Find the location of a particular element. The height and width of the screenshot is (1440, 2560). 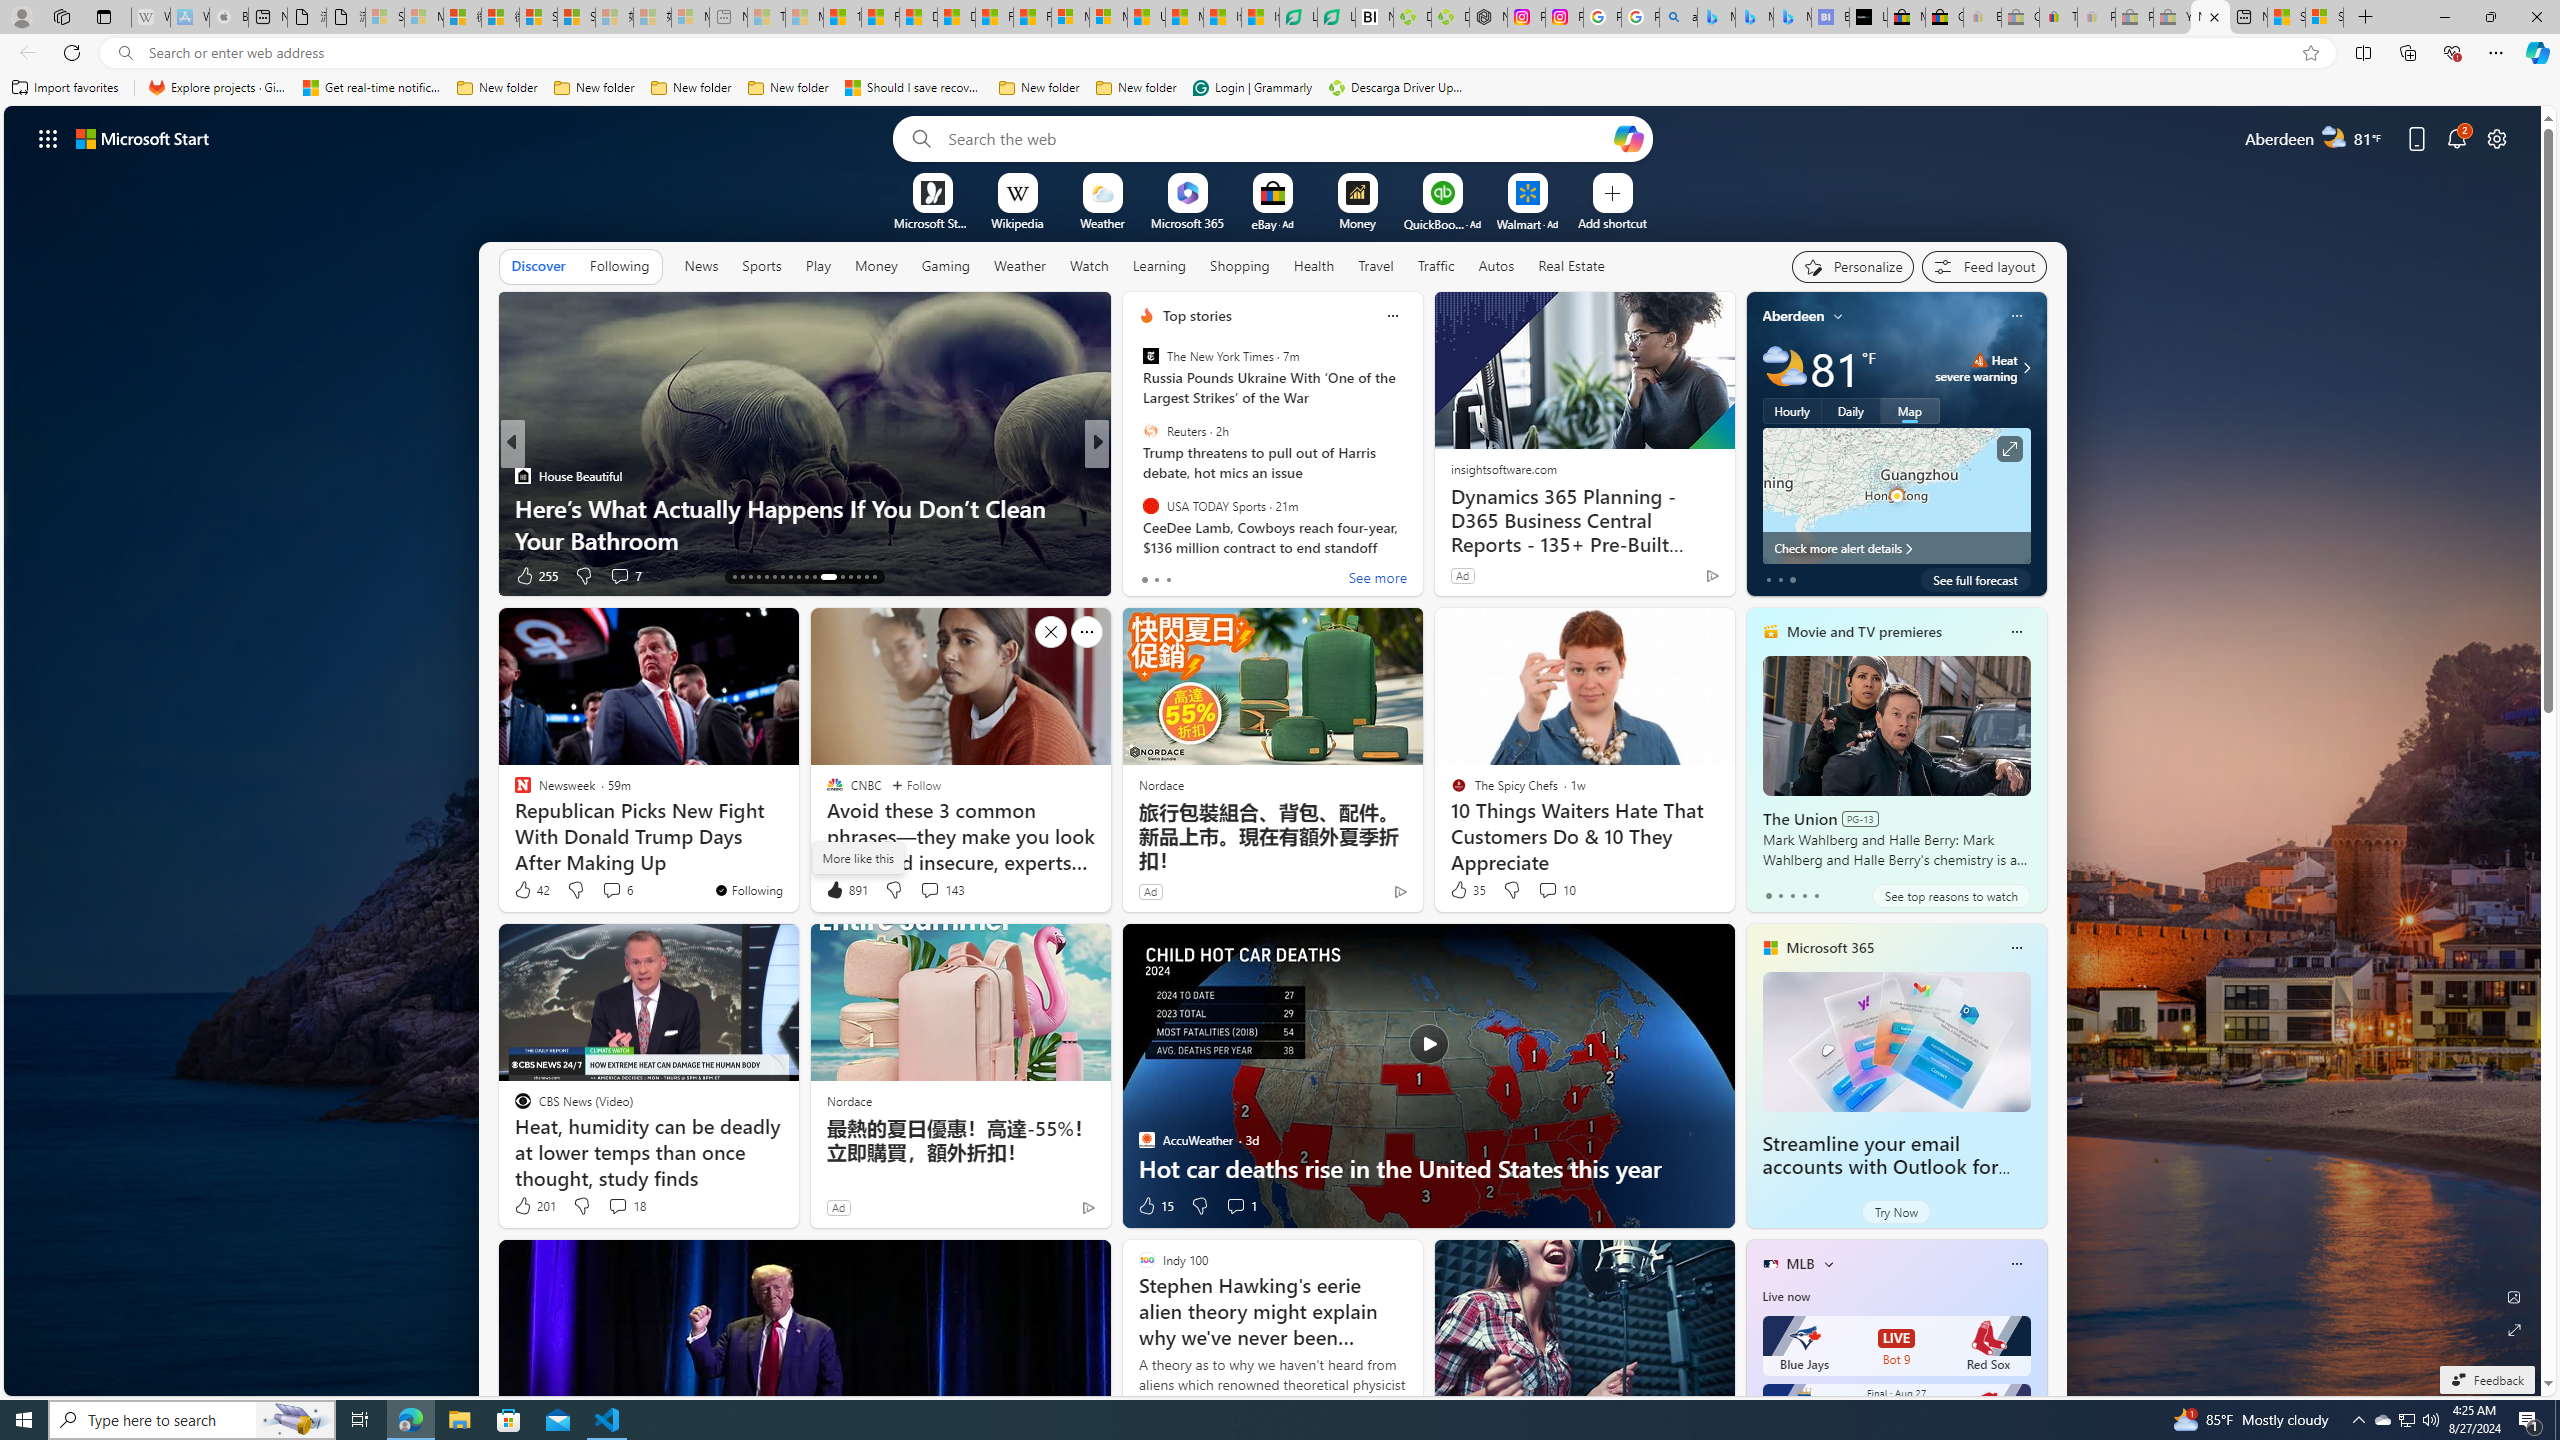

'AutomationID: tab-19' is located at coordinates (782, 577).